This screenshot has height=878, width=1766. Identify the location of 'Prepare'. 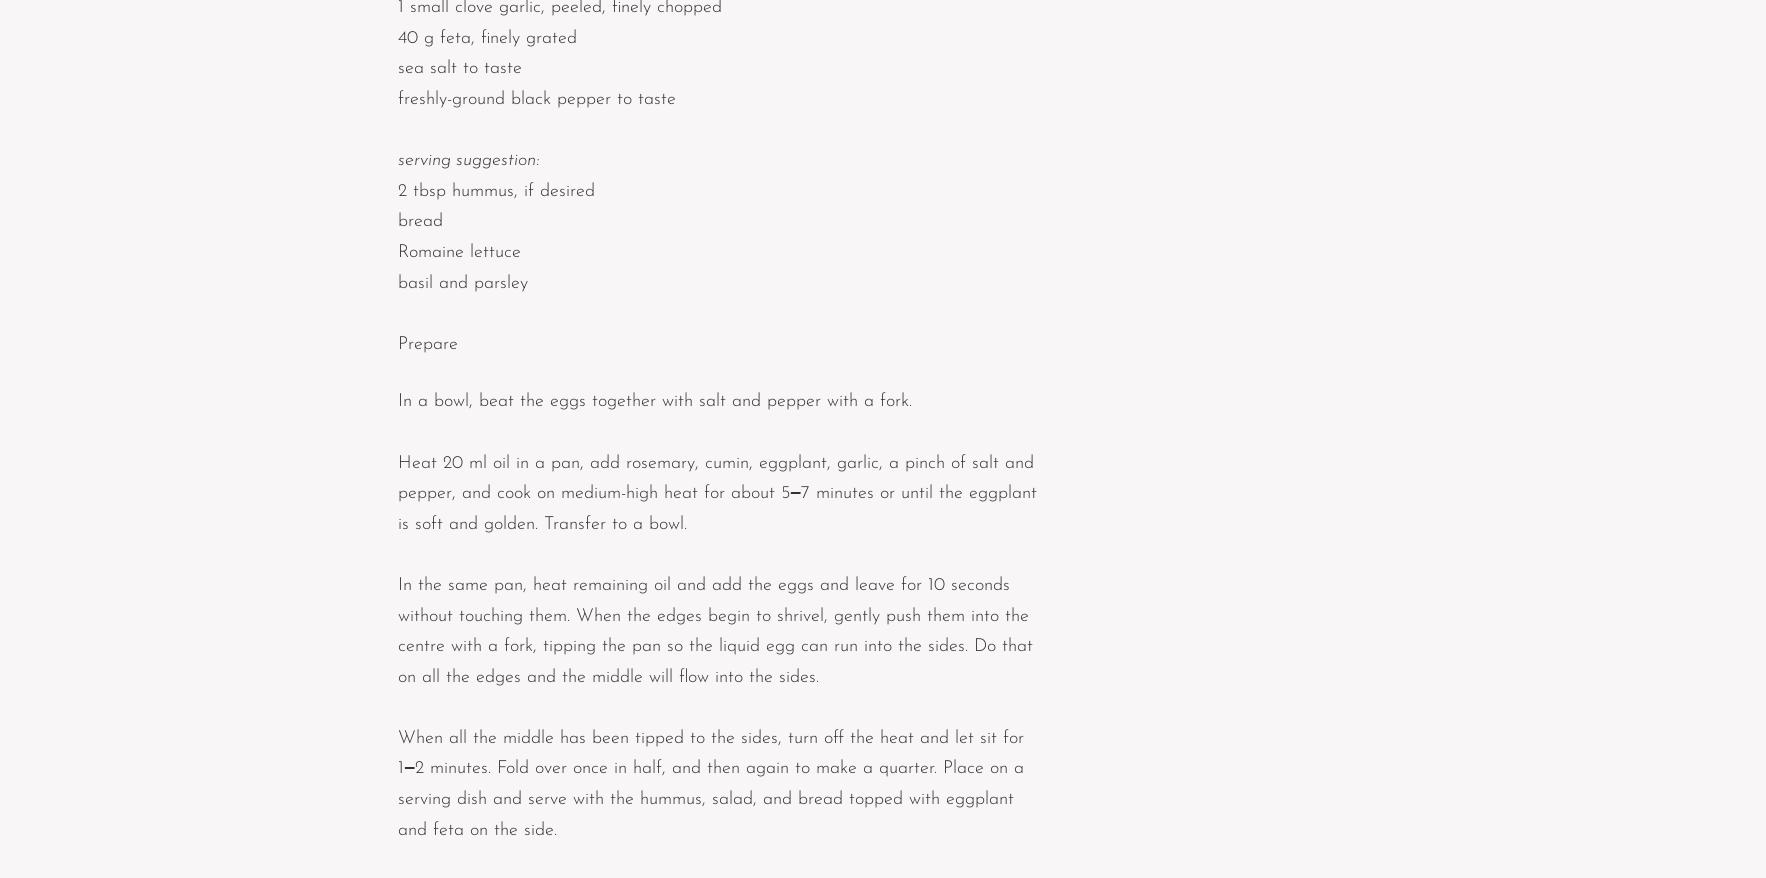
(427, 343).